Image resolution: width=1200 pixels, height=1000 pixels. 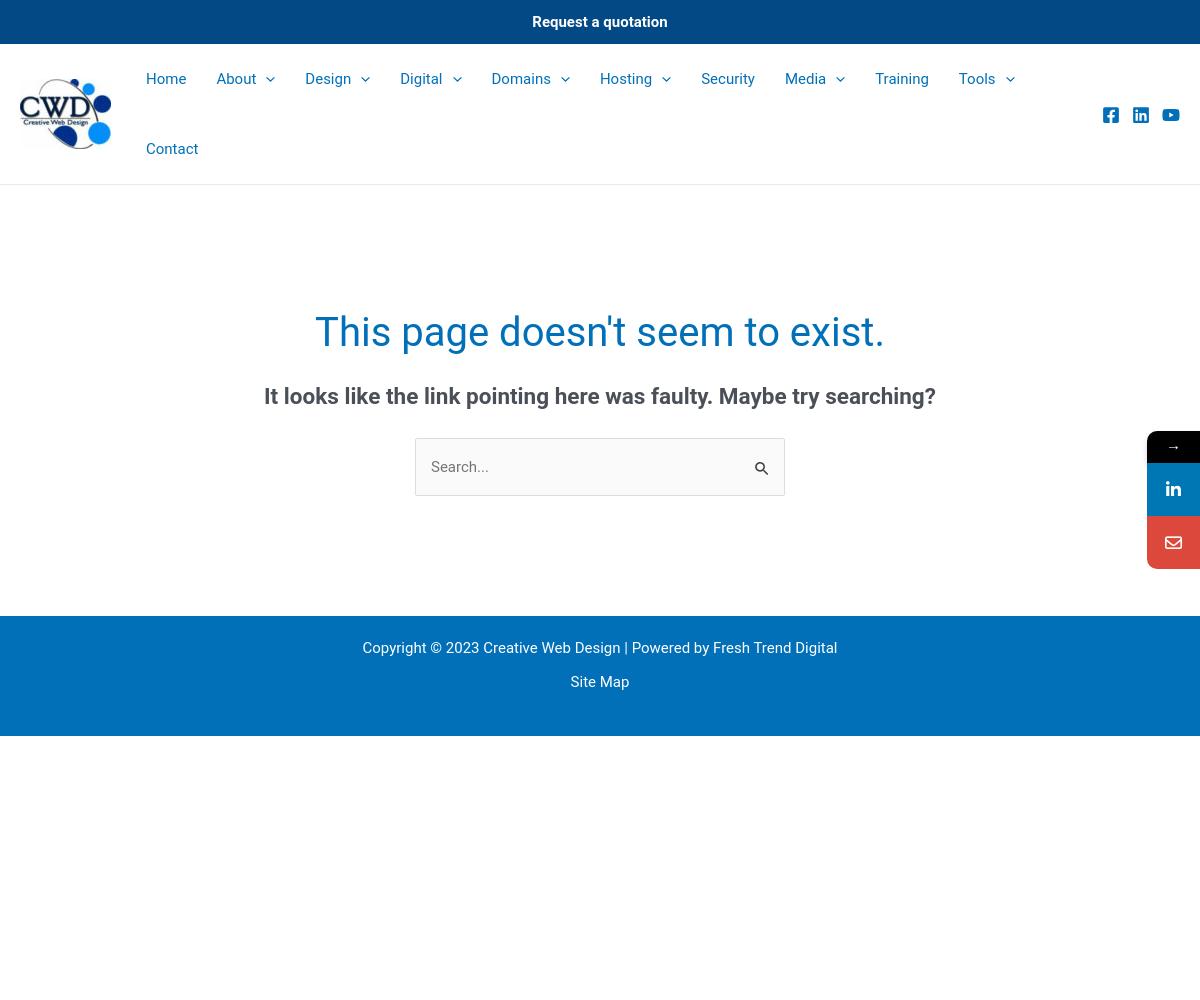 What do you see at coordinates (782, 78) in the screenshot?
I see `'Media'` at bounding box center [782, 78].